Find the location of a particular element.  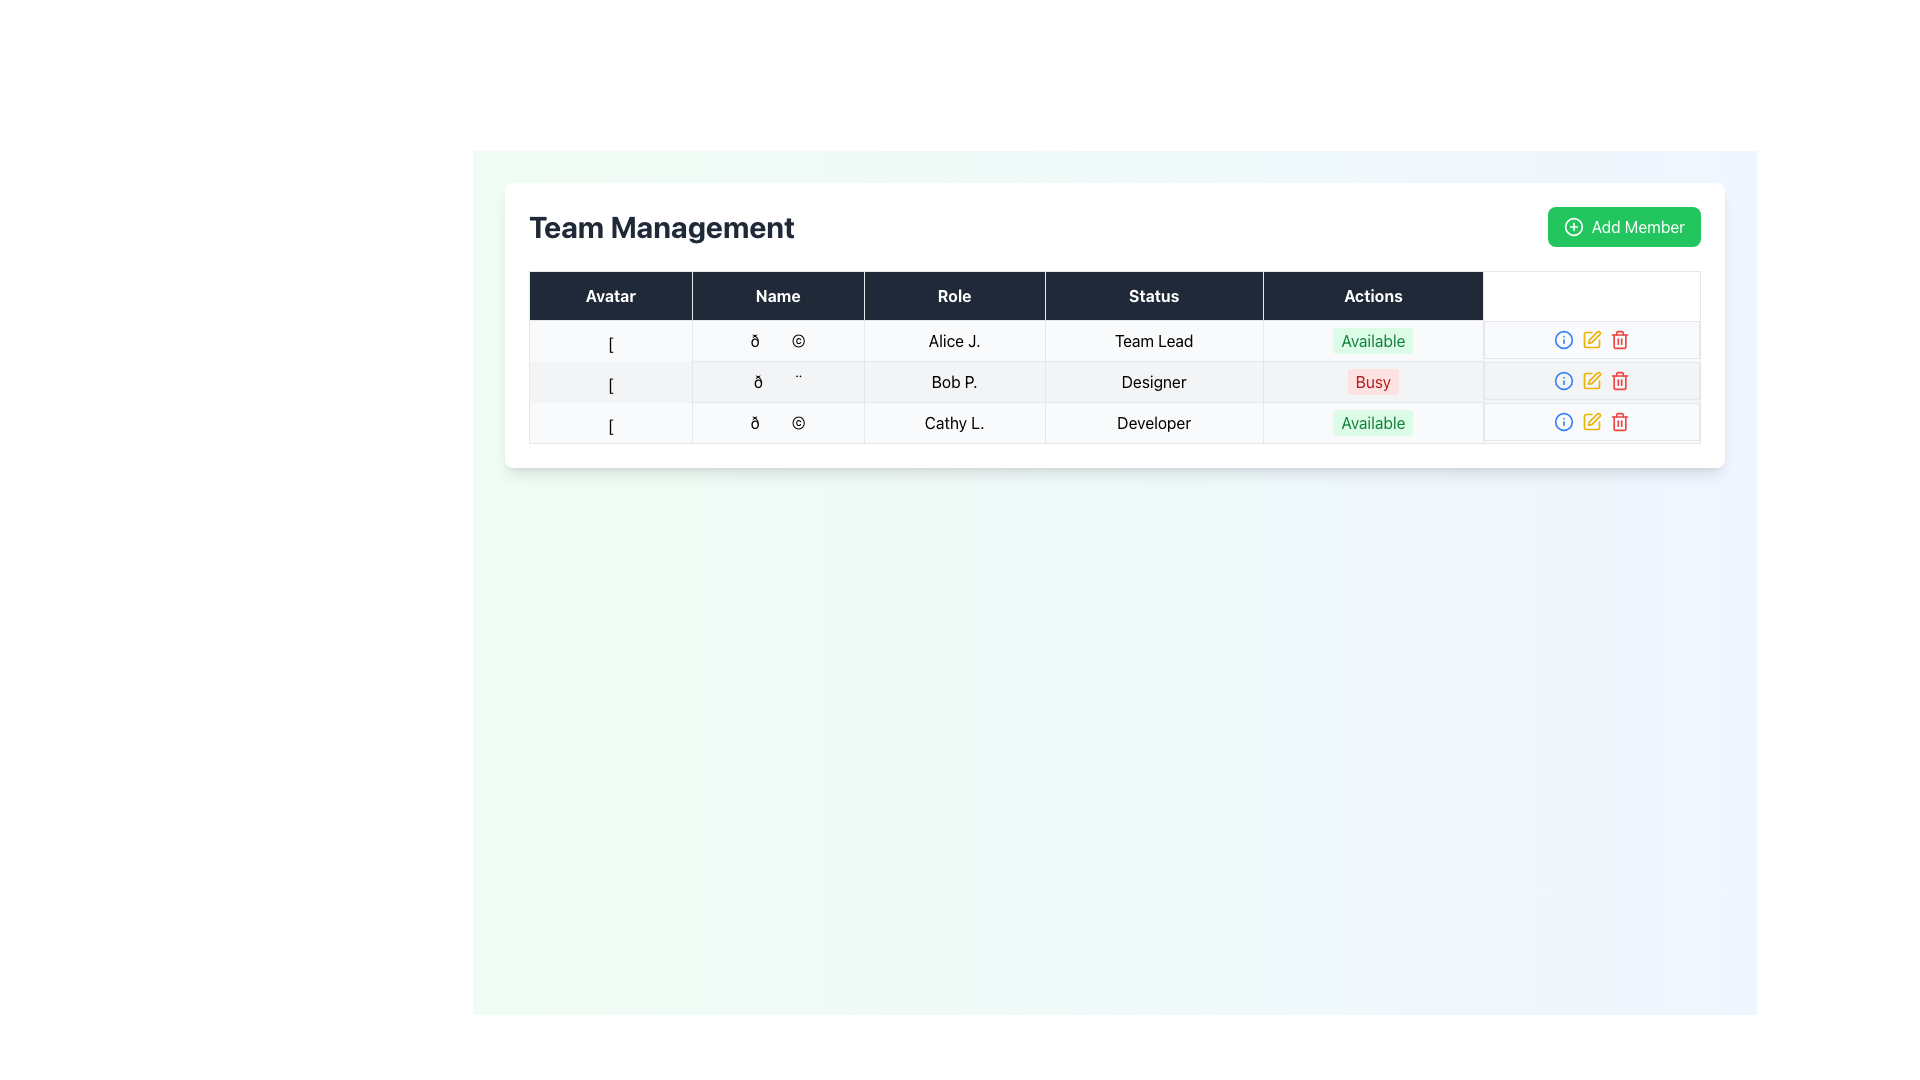

the information icon located in the second row of the table, aligned to the right of the 'Actions' column is located at coordinates (1563, 380).